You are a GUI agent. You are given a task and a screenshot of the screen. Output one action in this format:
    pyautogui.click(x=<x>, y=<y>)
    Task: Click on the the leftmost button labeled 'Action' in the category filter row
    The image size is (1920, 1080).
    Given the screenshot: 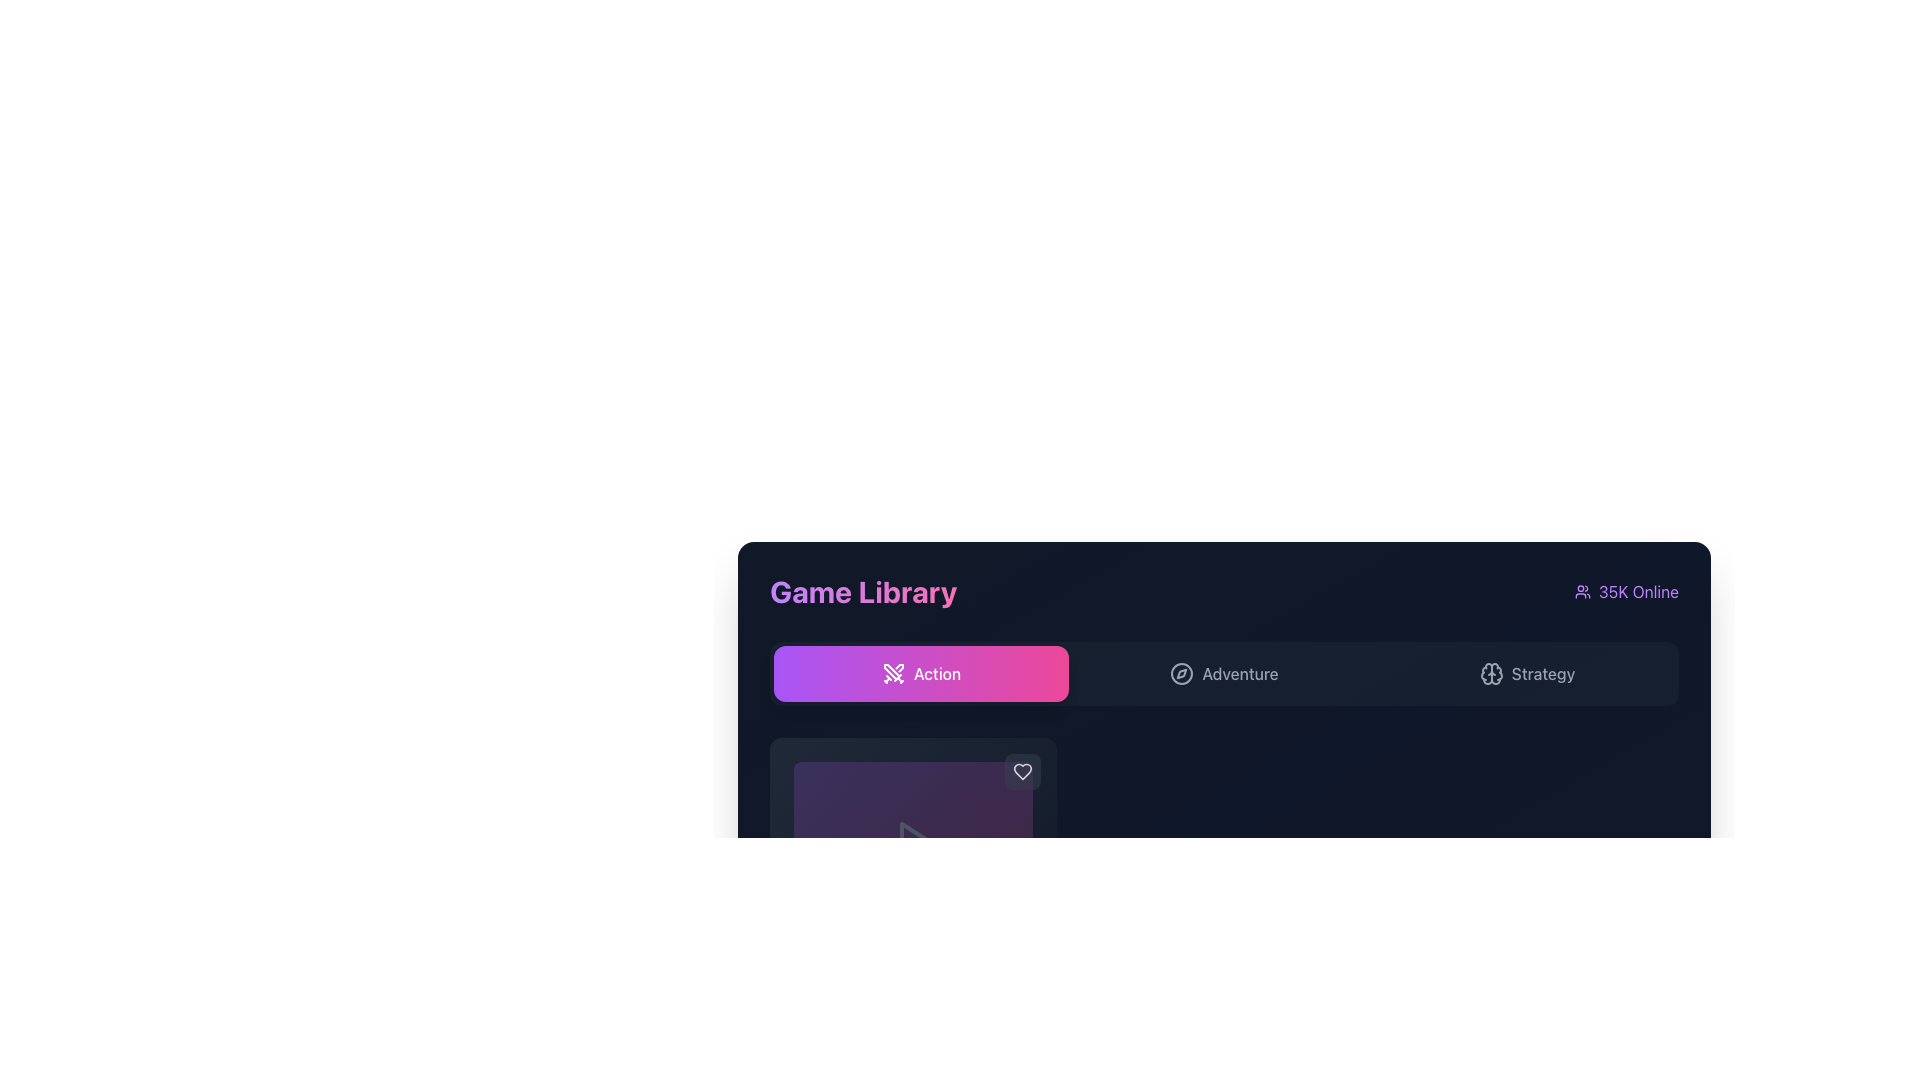 What is the action you would take?
    pyautogui.click(x=920, y=674)
    